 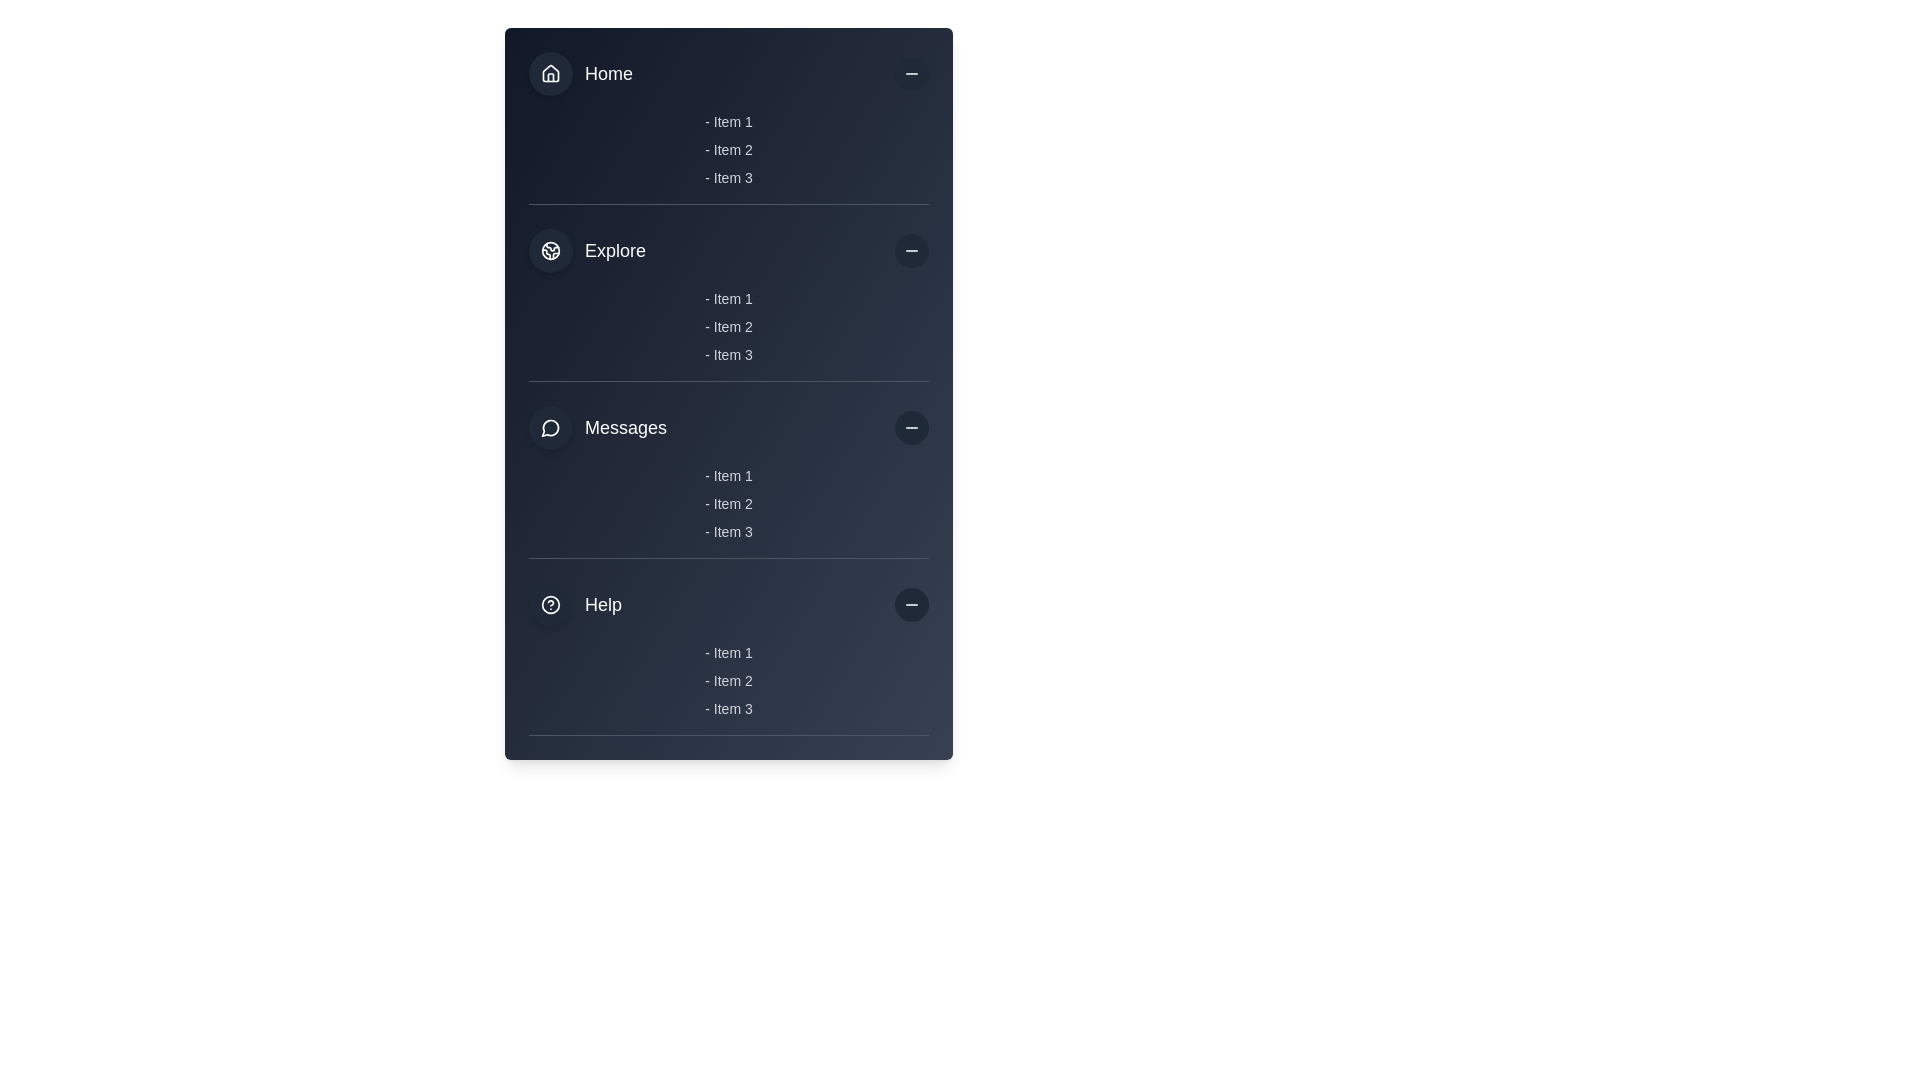 I want to click on the collapse/expand button located at the top-right corner of the 'Home' section in the left navigation menu, so click(x=911, y=72).